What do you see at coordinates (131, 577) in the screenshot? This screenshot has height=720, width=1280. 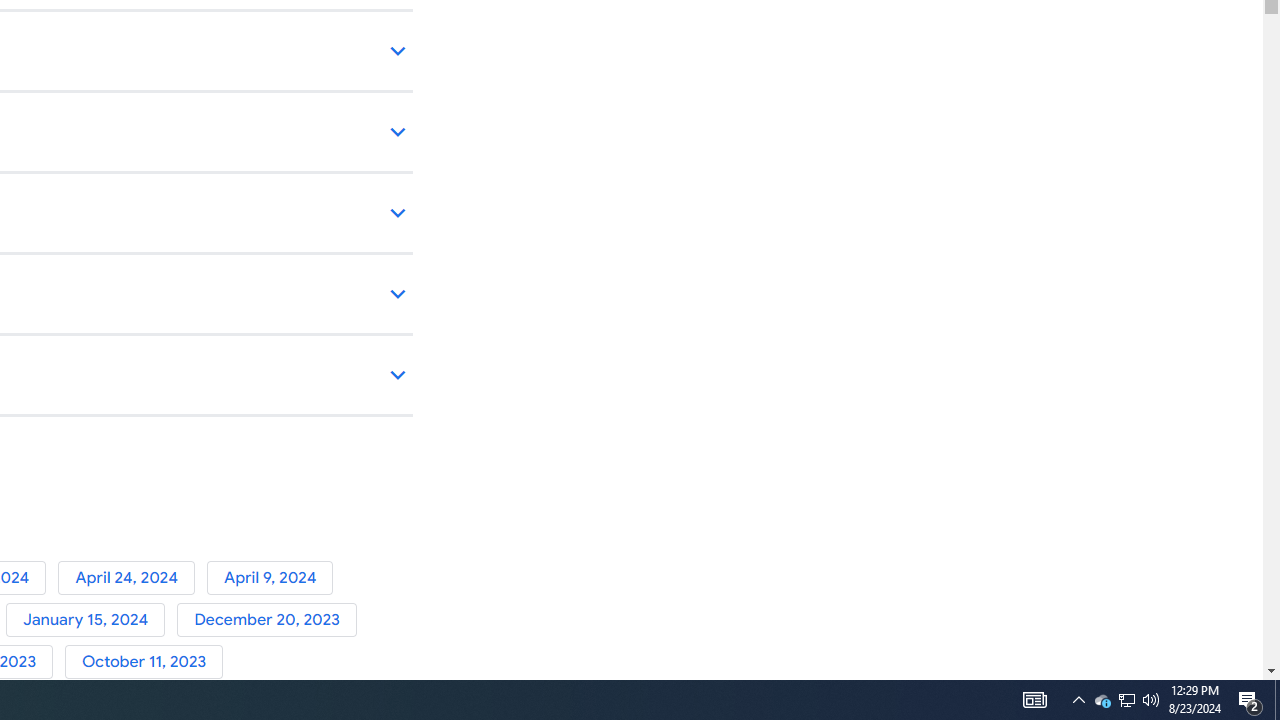 I see `'April 24, 2024'` at bounding box center [131, 577].